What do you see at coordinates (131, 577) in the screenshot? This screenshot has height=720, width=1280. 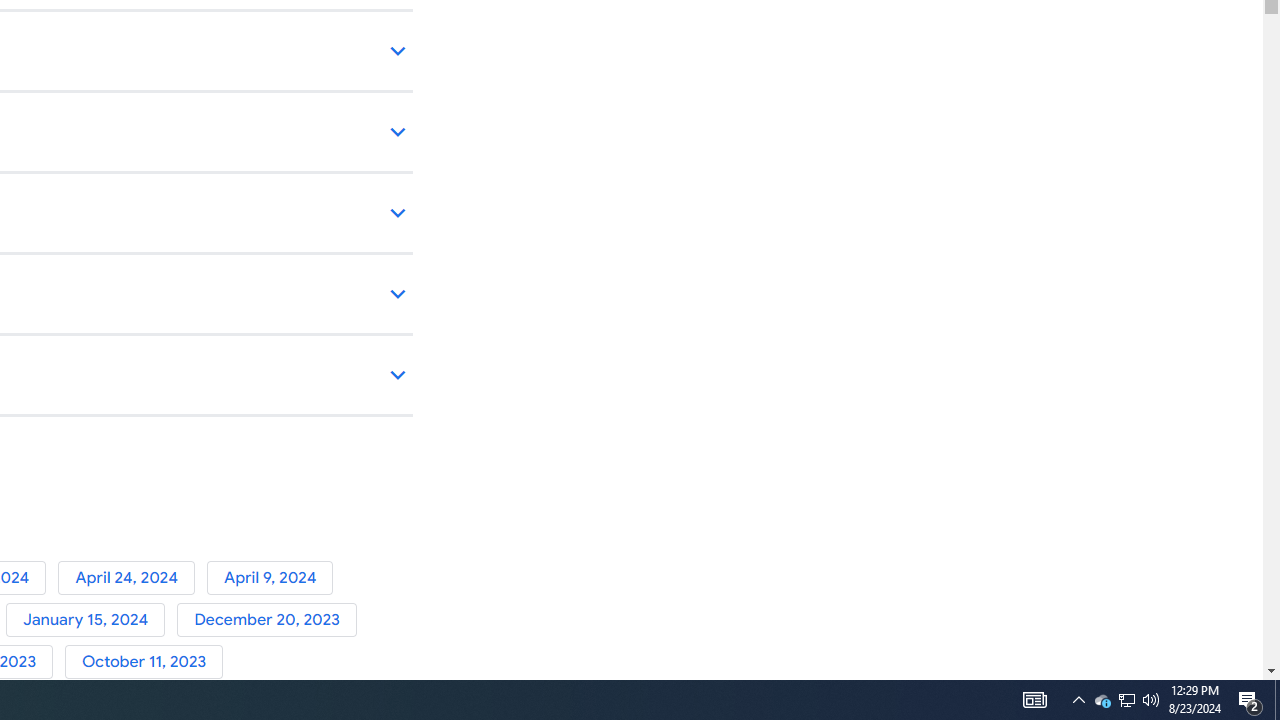 I see `'April 24, 2024'` at bounding box center [131, 577].